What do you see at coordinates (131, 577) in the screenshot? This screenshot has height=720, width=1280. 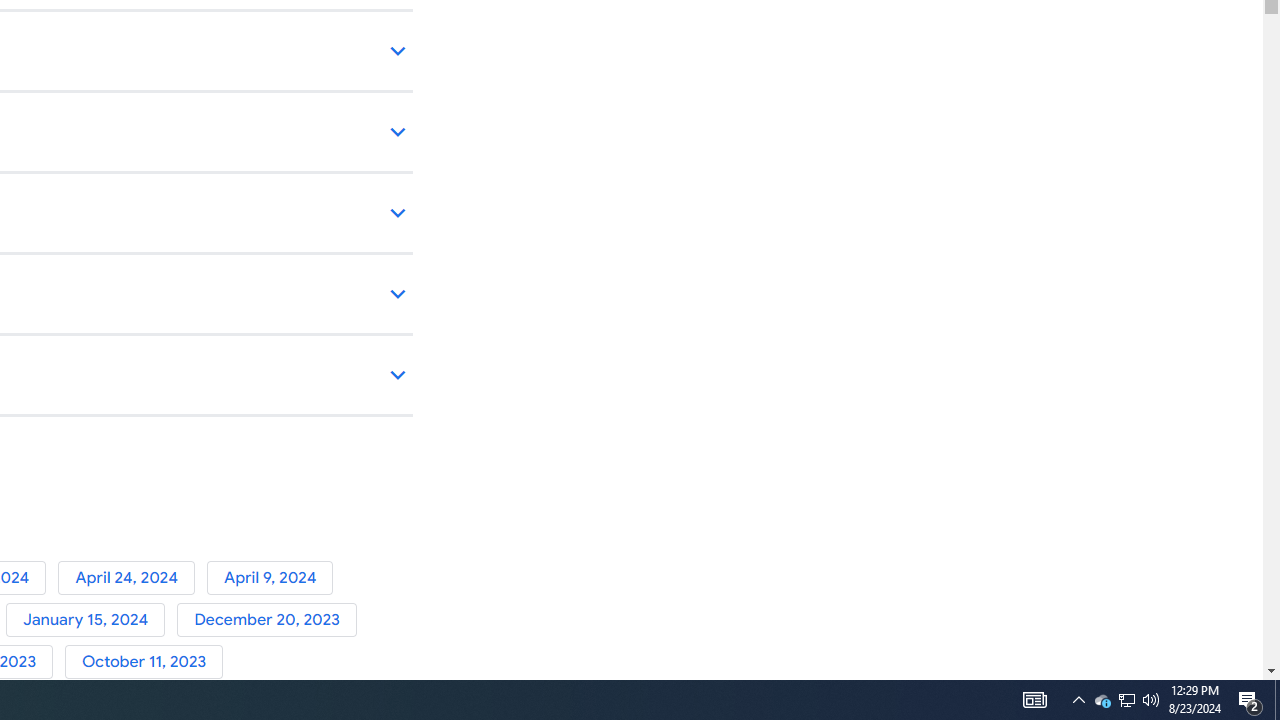 I see `'April 24, 2024'` at bounding box center [131, 577].